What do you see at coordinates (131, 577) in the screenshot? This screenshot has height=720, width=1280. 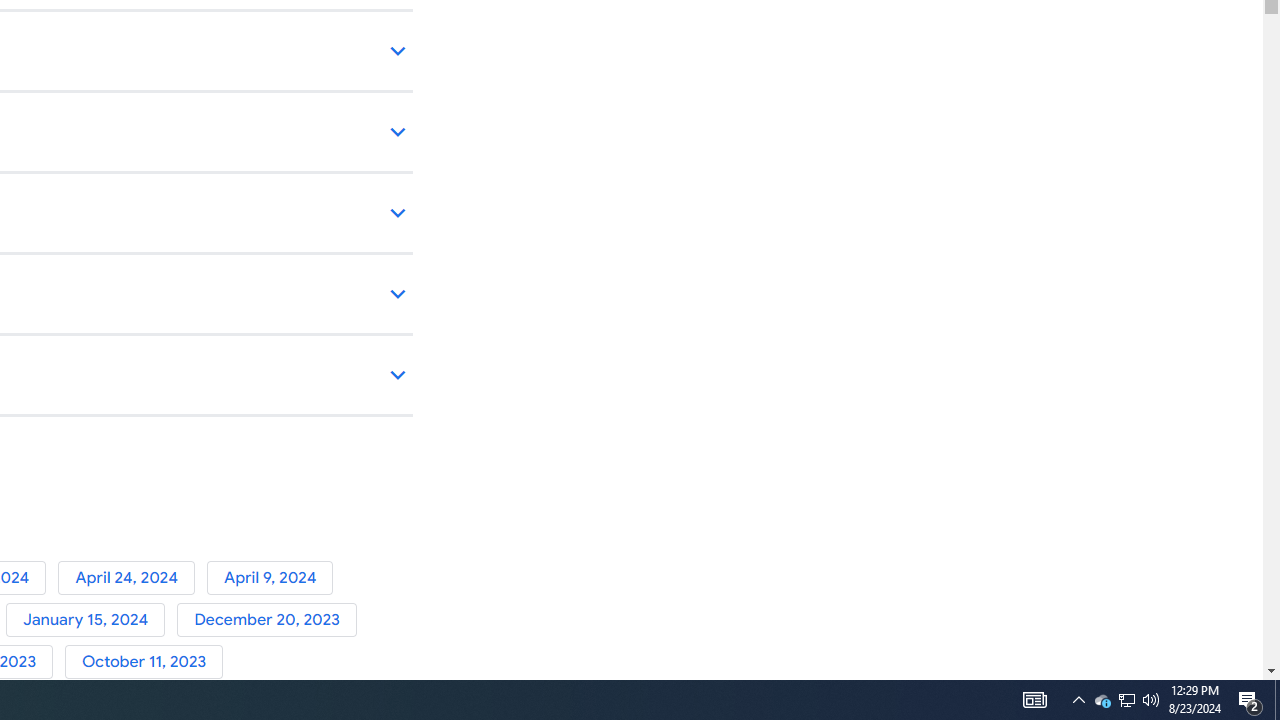 I see `'April 24, 2024'` at bounding box center [131, 577].